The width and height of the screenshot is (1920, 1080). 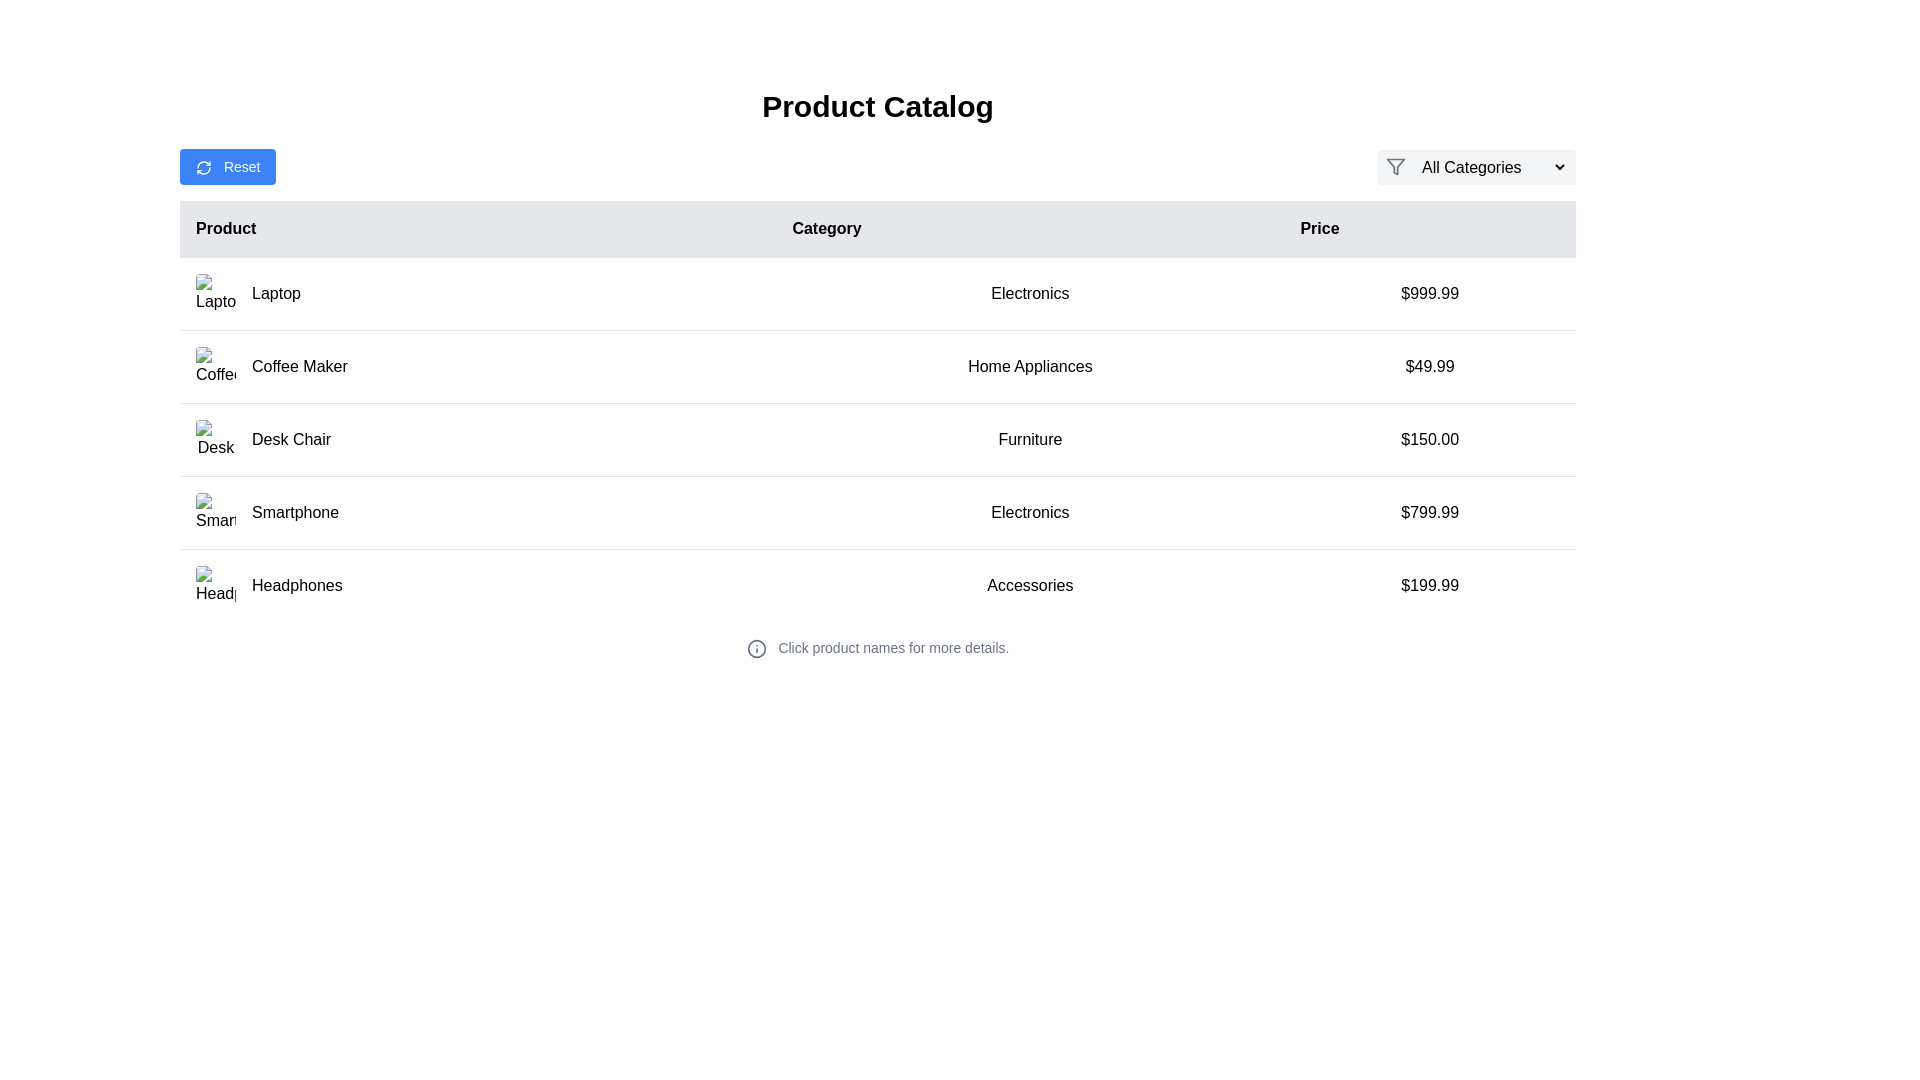 What do you see at coordinates (1030, 438) in the screenshot?
I see `text from the 'Furniture' label, which is styled as plain text and located in the third row of a table under the 'Category' column` at bounding box center [1030, 438].